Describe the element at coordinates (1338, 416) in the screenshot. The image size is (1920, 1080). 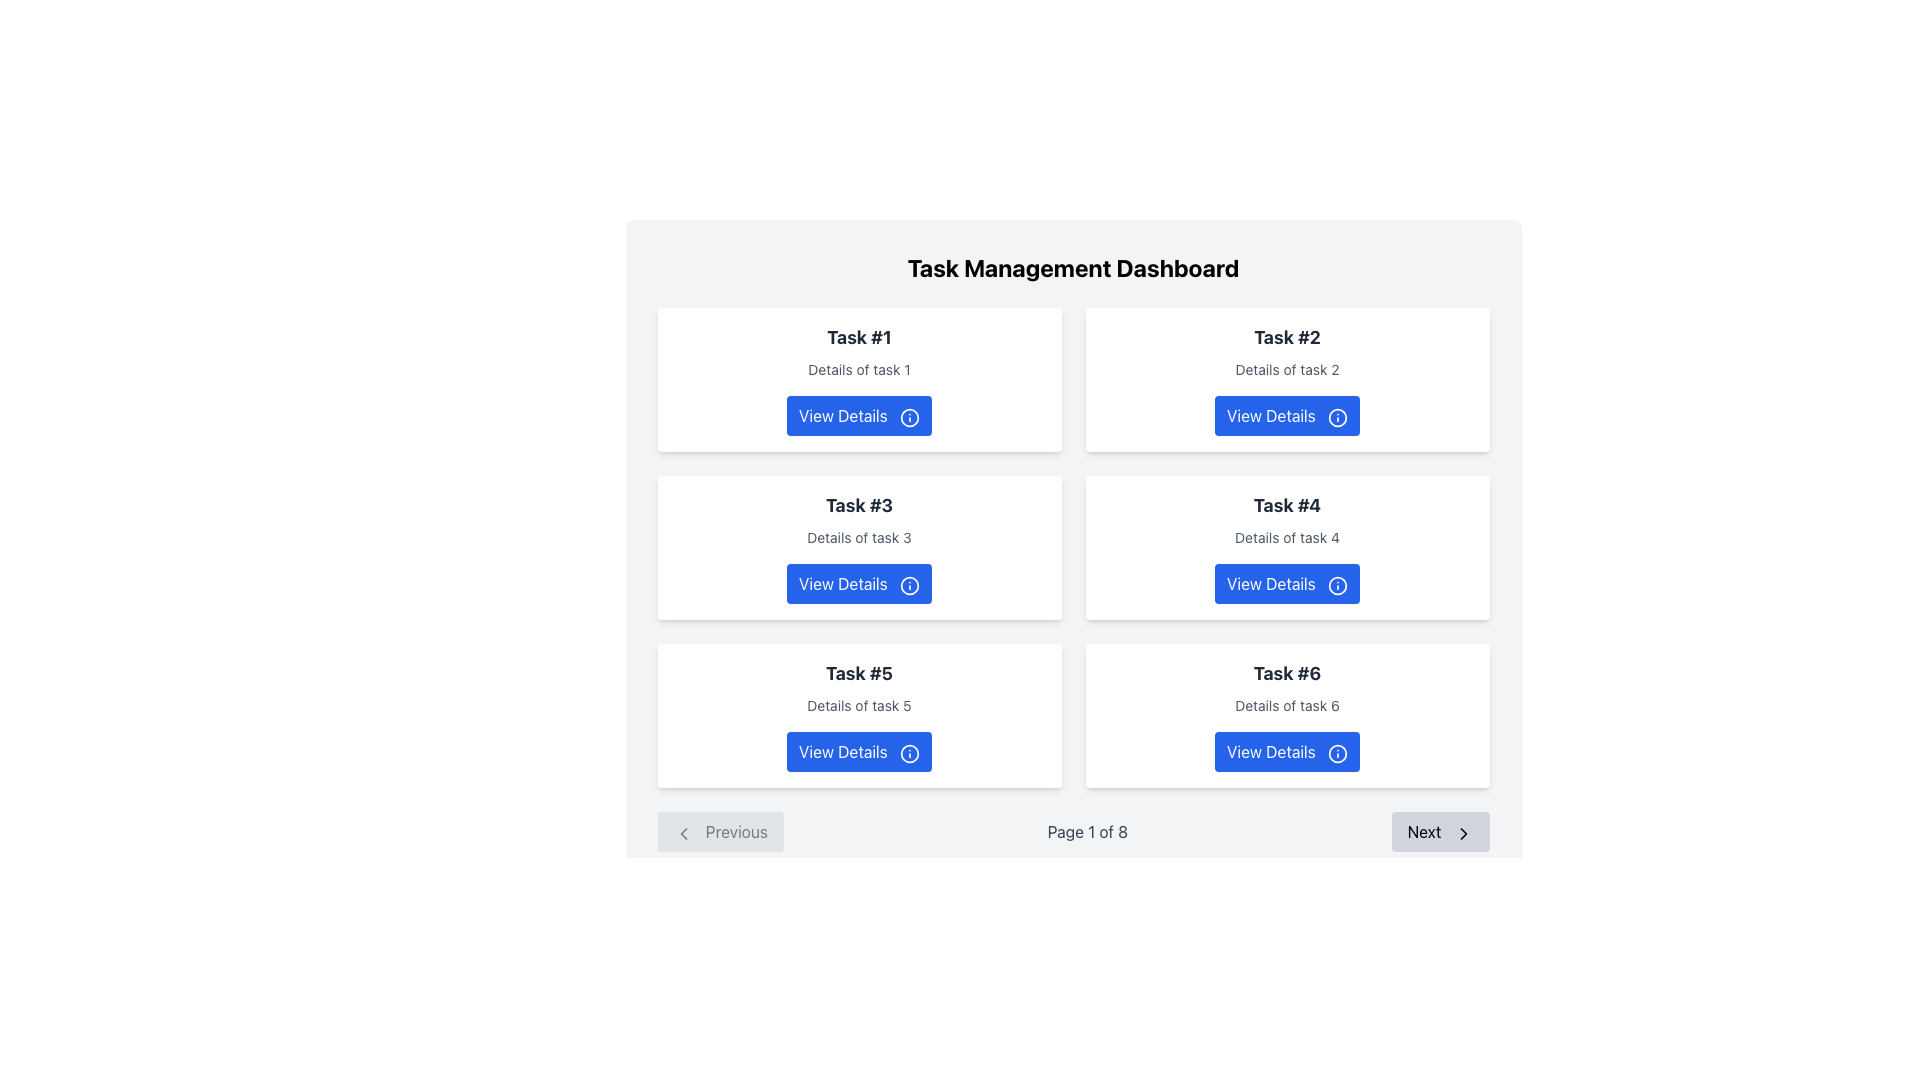
I see `the informational SVG icon located to the right of the 'View Details' button in the 'Task #2' card, which is the top-right card in the grid layout` at that location.